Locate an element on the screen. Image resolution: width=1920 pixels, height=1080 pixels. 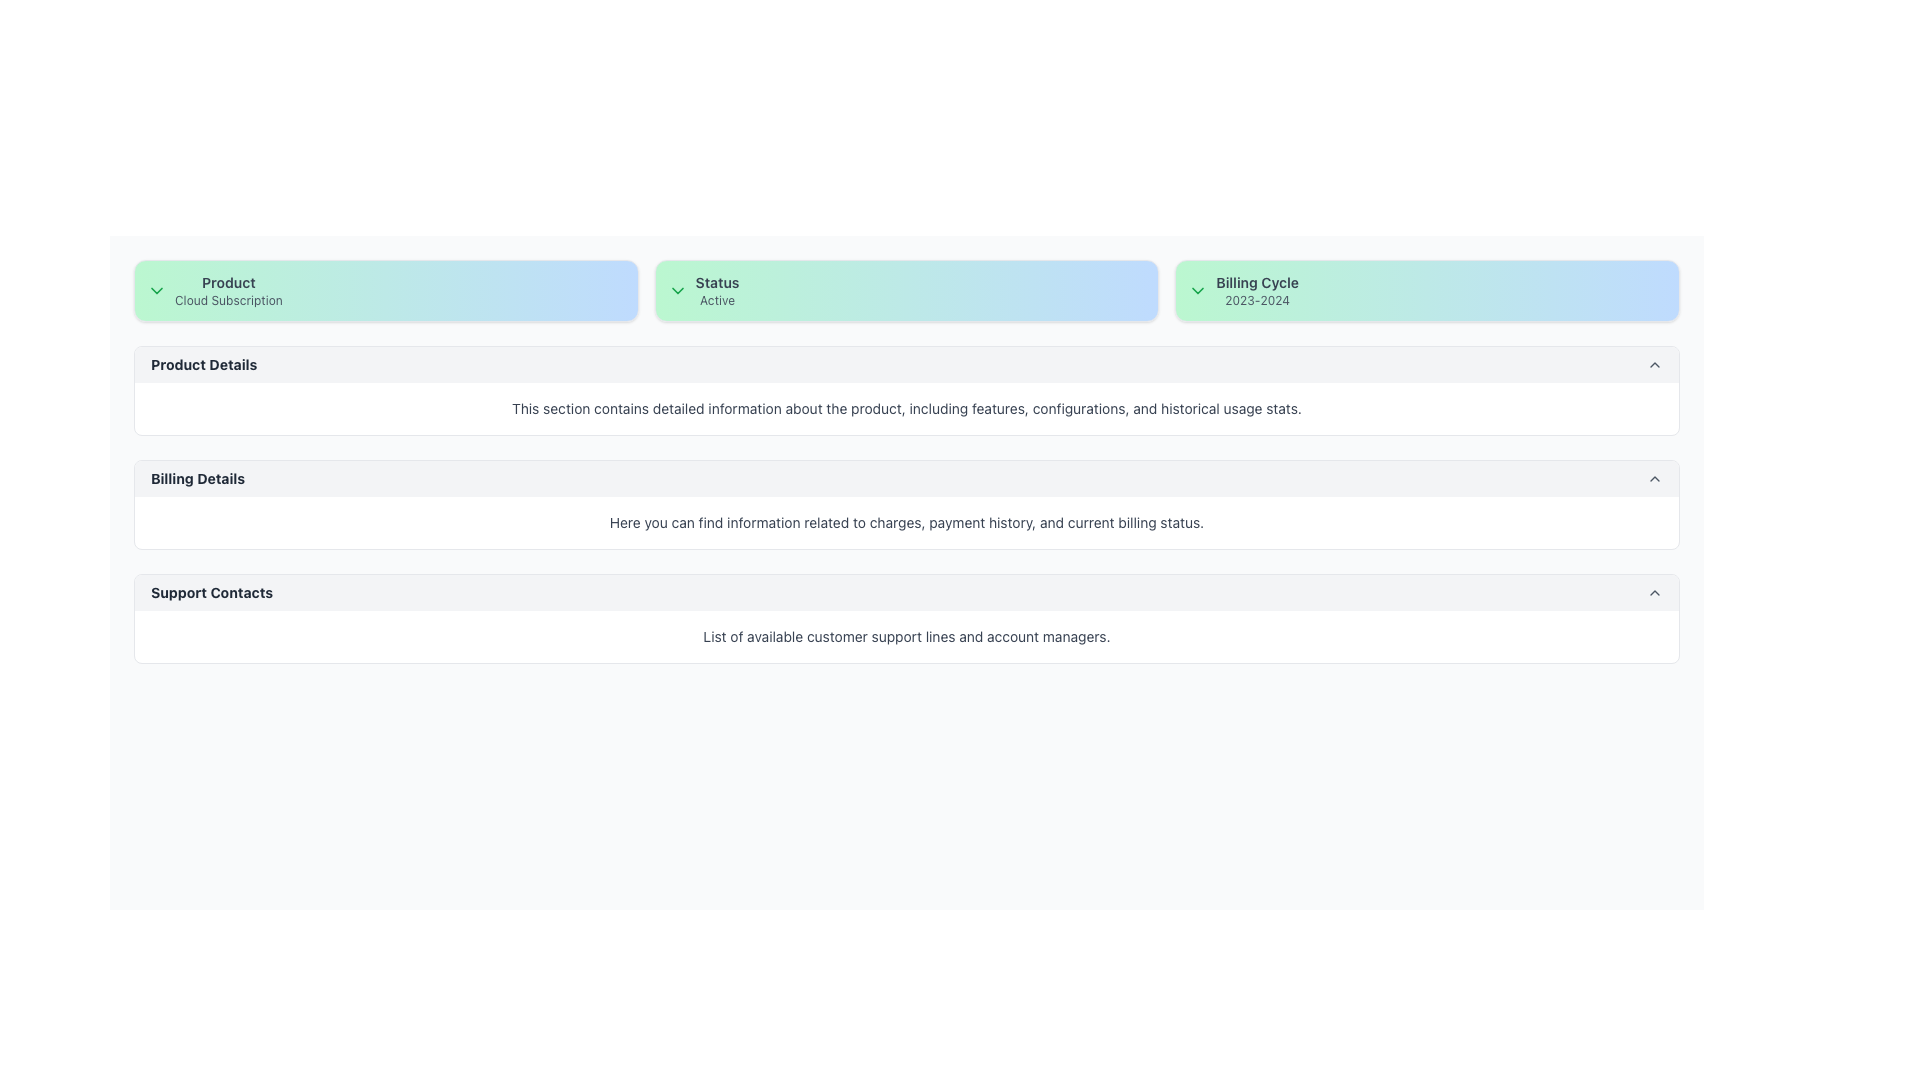
the Text Label that serves as a heading within its section, positioned above the 'Active' label and between 'Product' and 'Billing Cycle' is located at coordinates (717, 282).